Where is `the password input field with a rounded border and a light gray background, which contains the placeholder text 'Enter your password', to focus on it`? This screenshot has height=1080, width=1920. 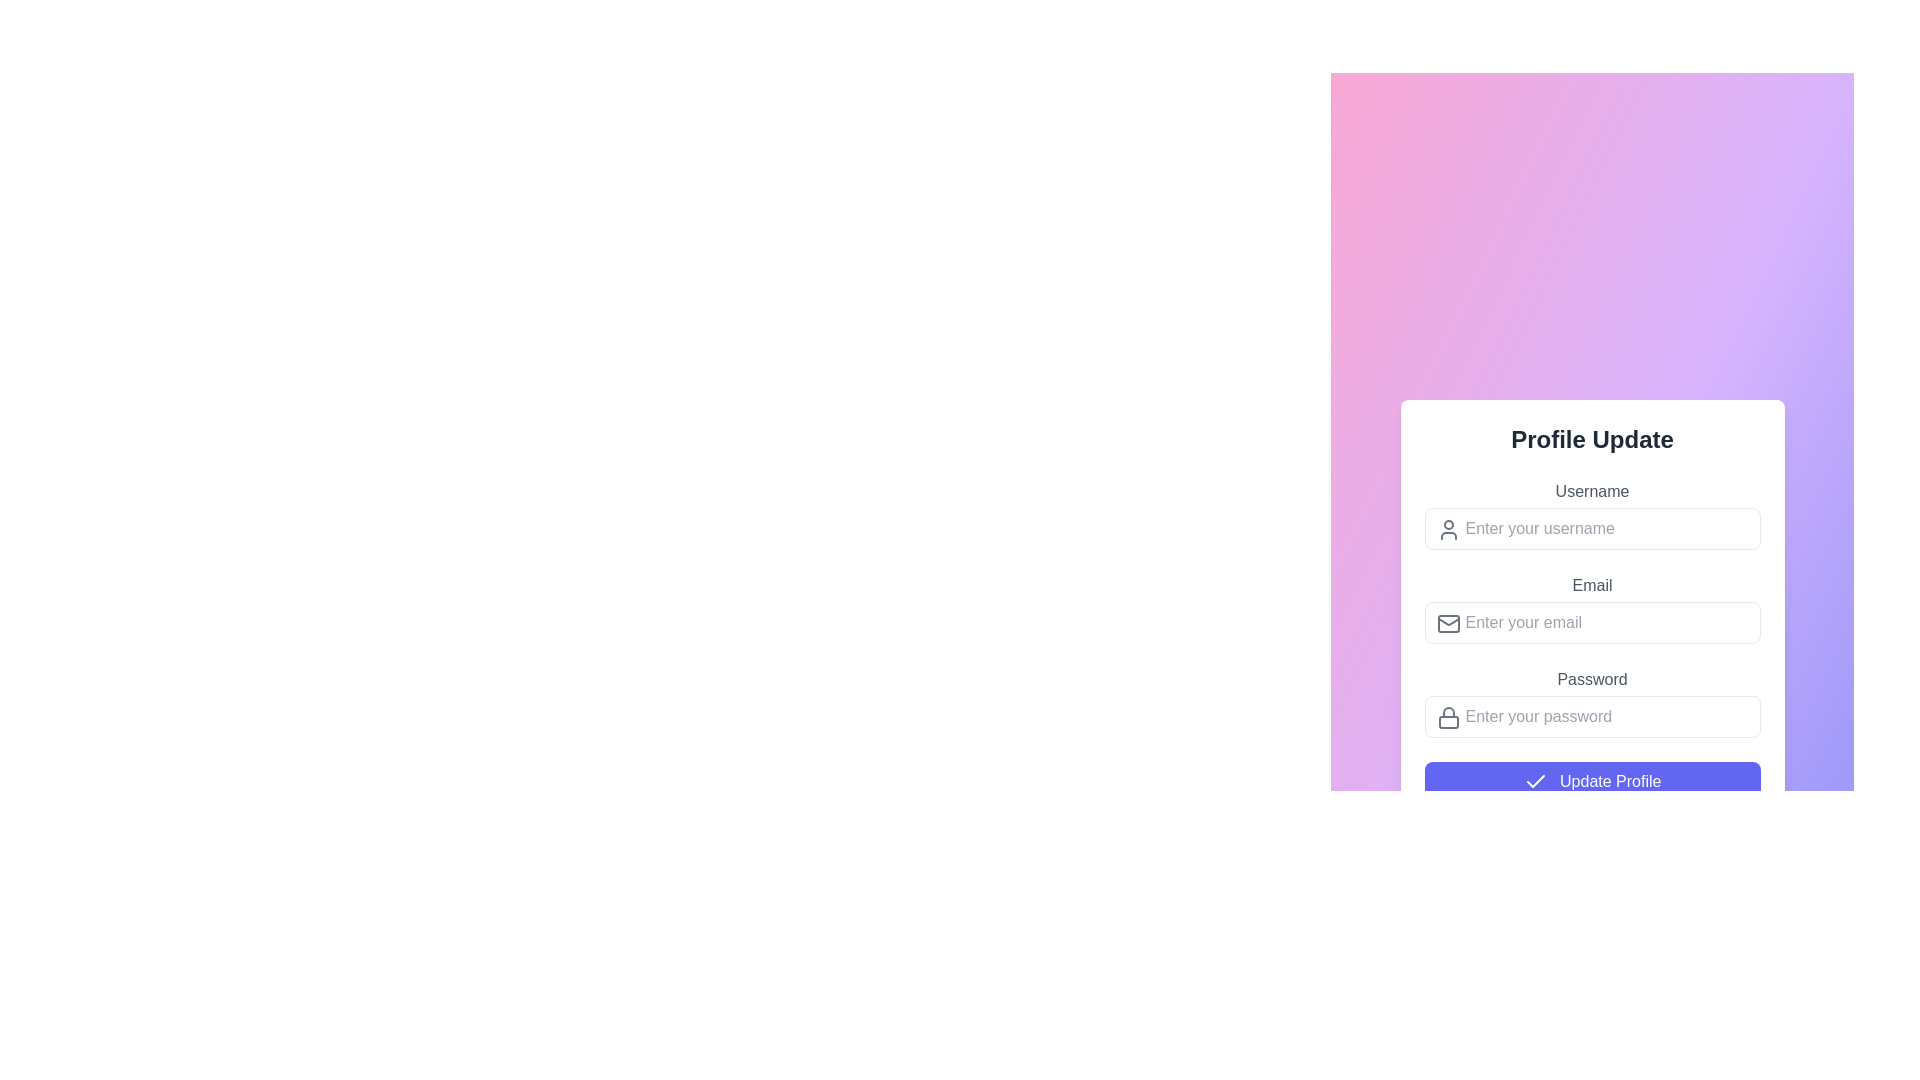
the password input field with a rounded border and a light gray background, which contains the placeholder text 'Enter your password', to focus on it is located at coordinates (1591, 715).